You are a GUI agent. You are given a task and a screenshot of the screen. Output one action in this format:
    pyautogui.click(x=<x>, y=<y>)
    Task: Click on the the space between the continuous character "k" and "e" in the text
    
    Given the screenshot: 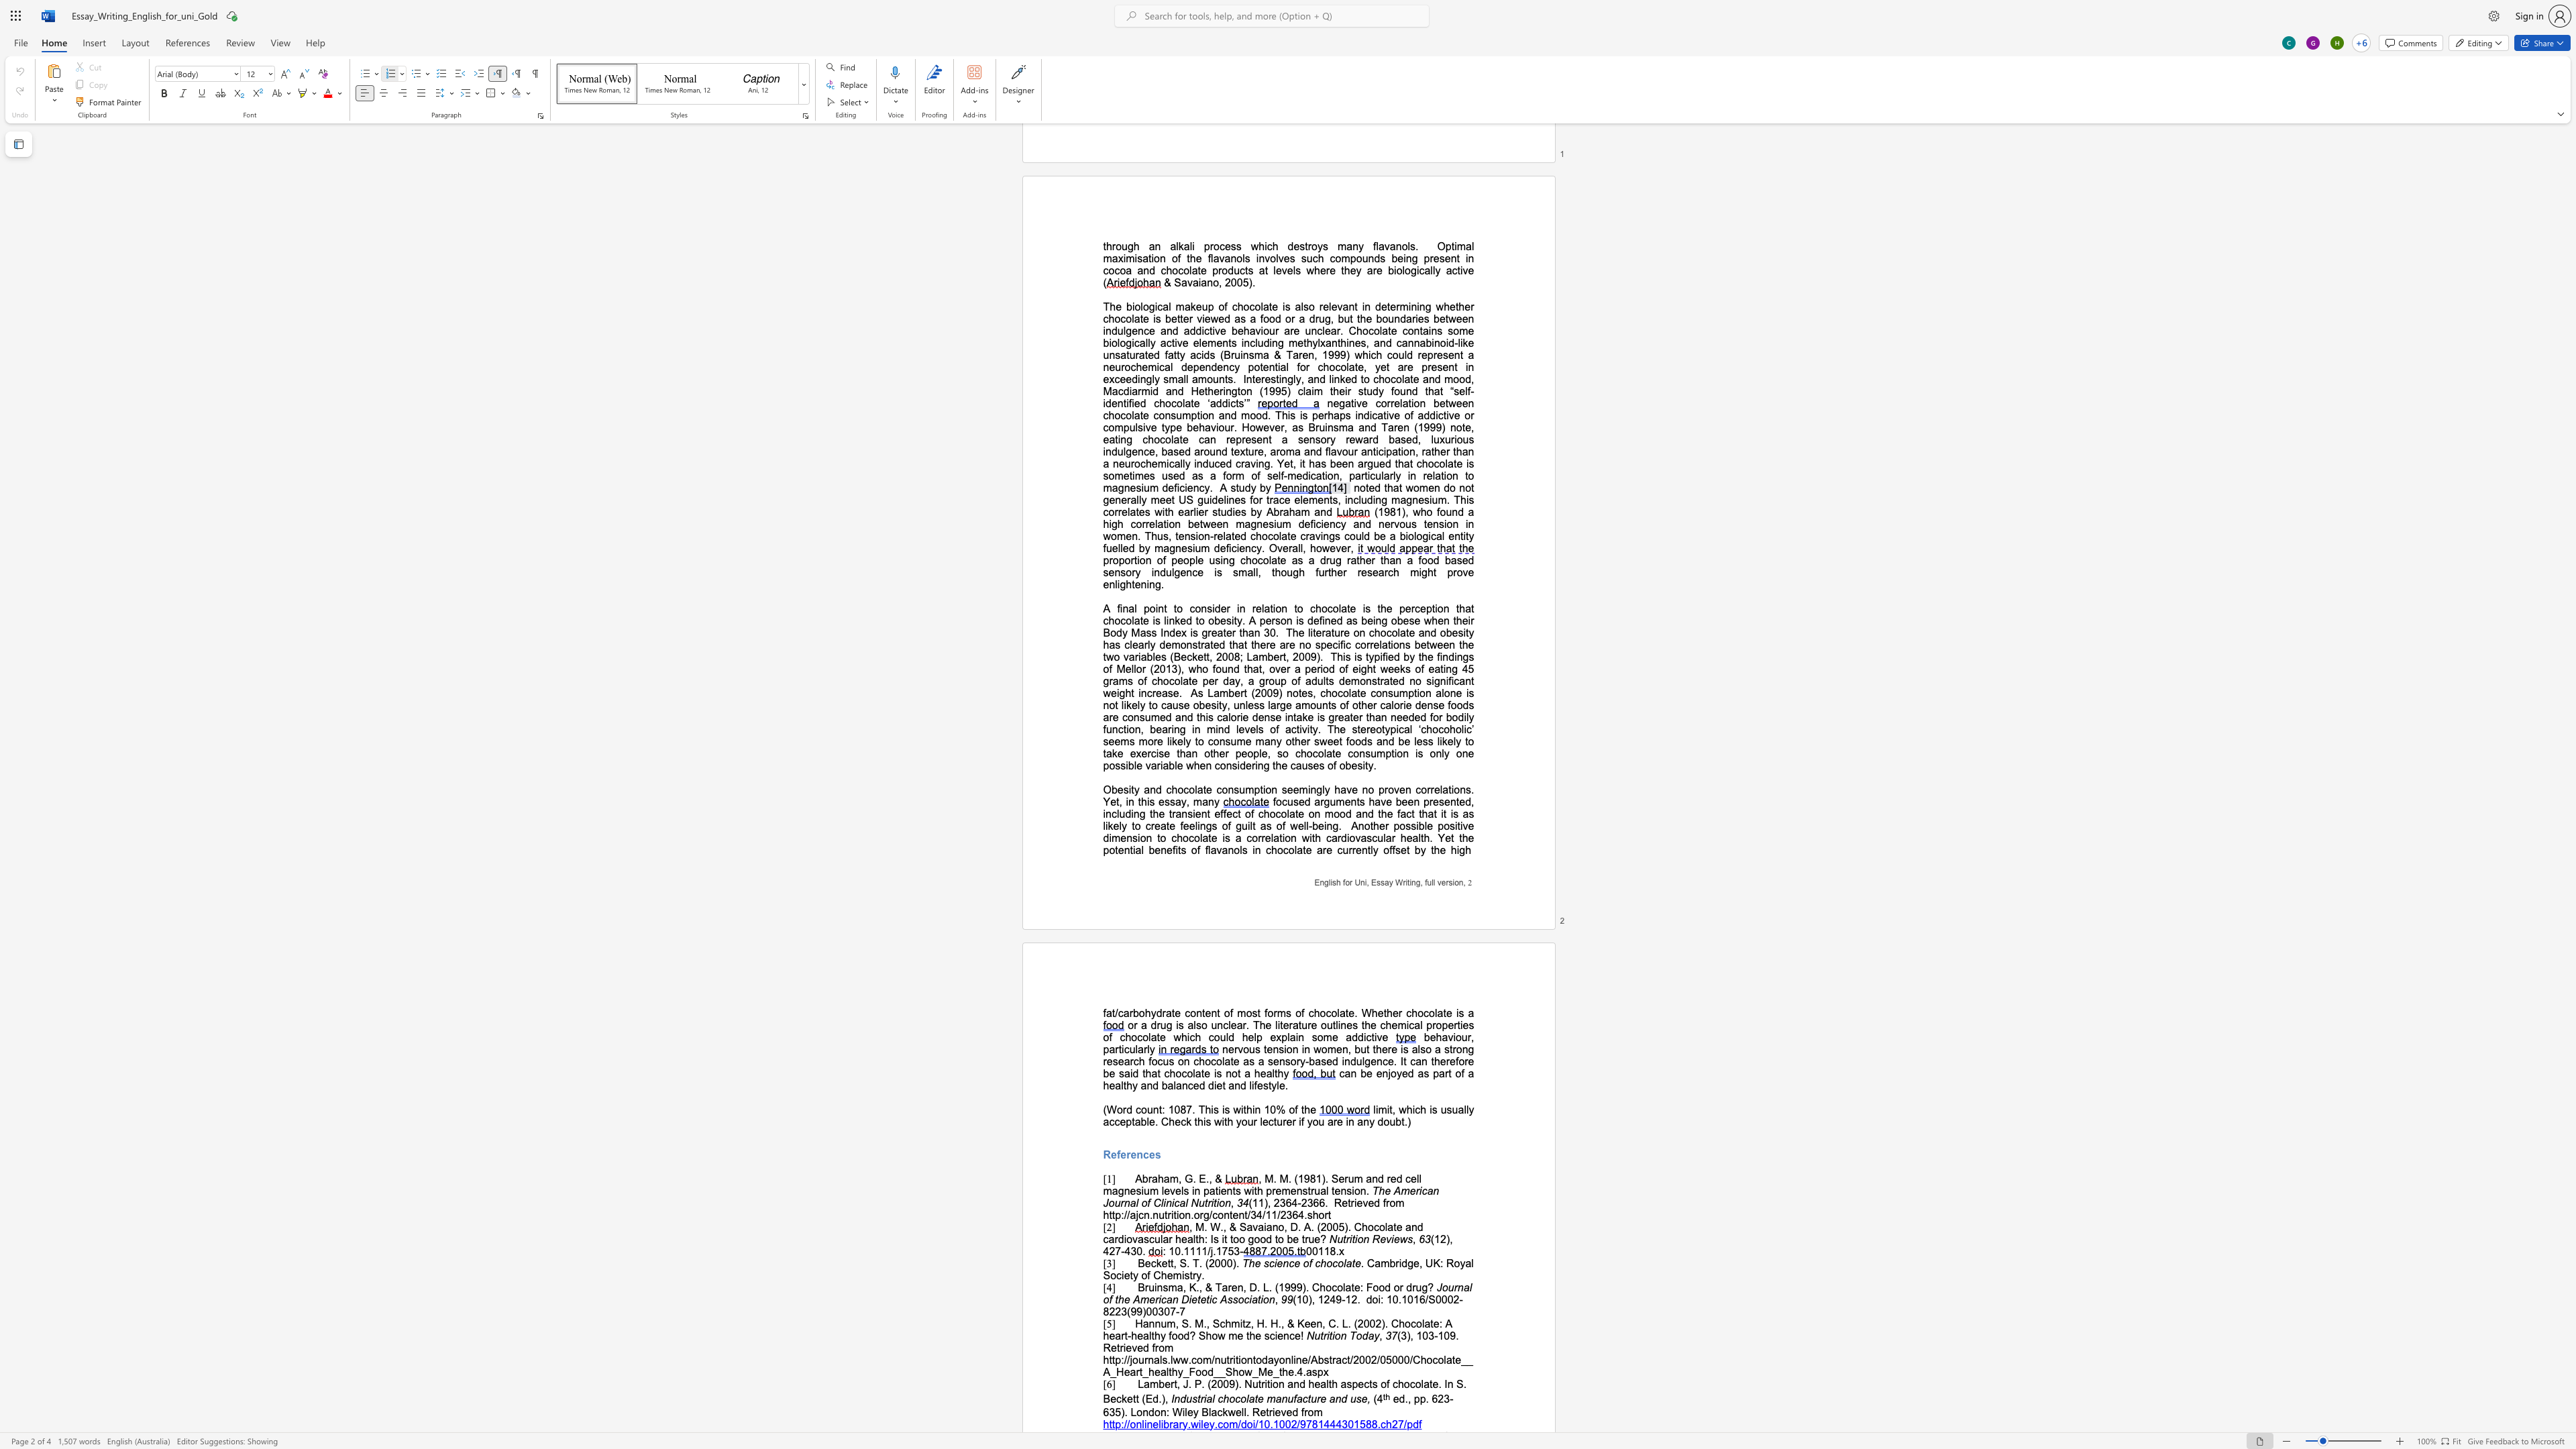 What is the action you would take?
    pyautogui.click(x=1160, y=1263)
    